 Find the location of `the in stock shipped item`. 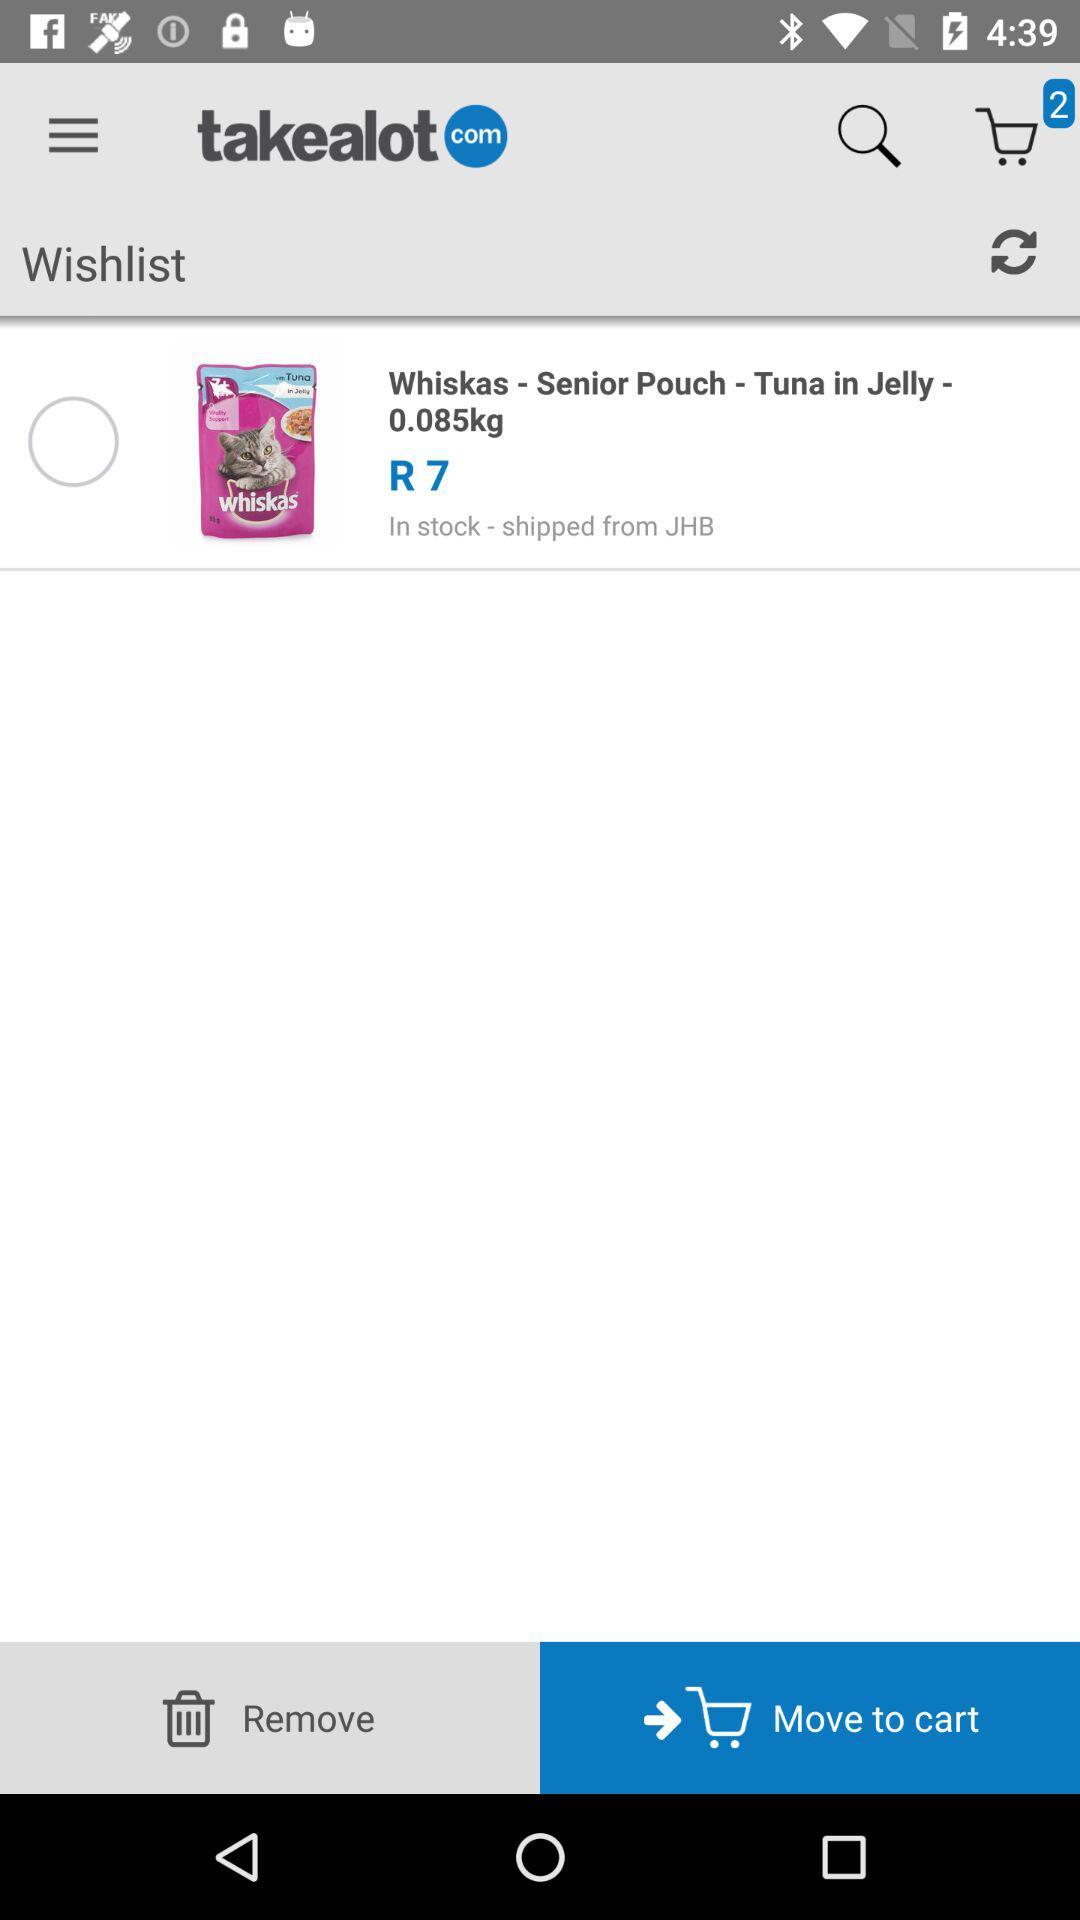

the in stock shipped item is located at coordinates (723, 525).